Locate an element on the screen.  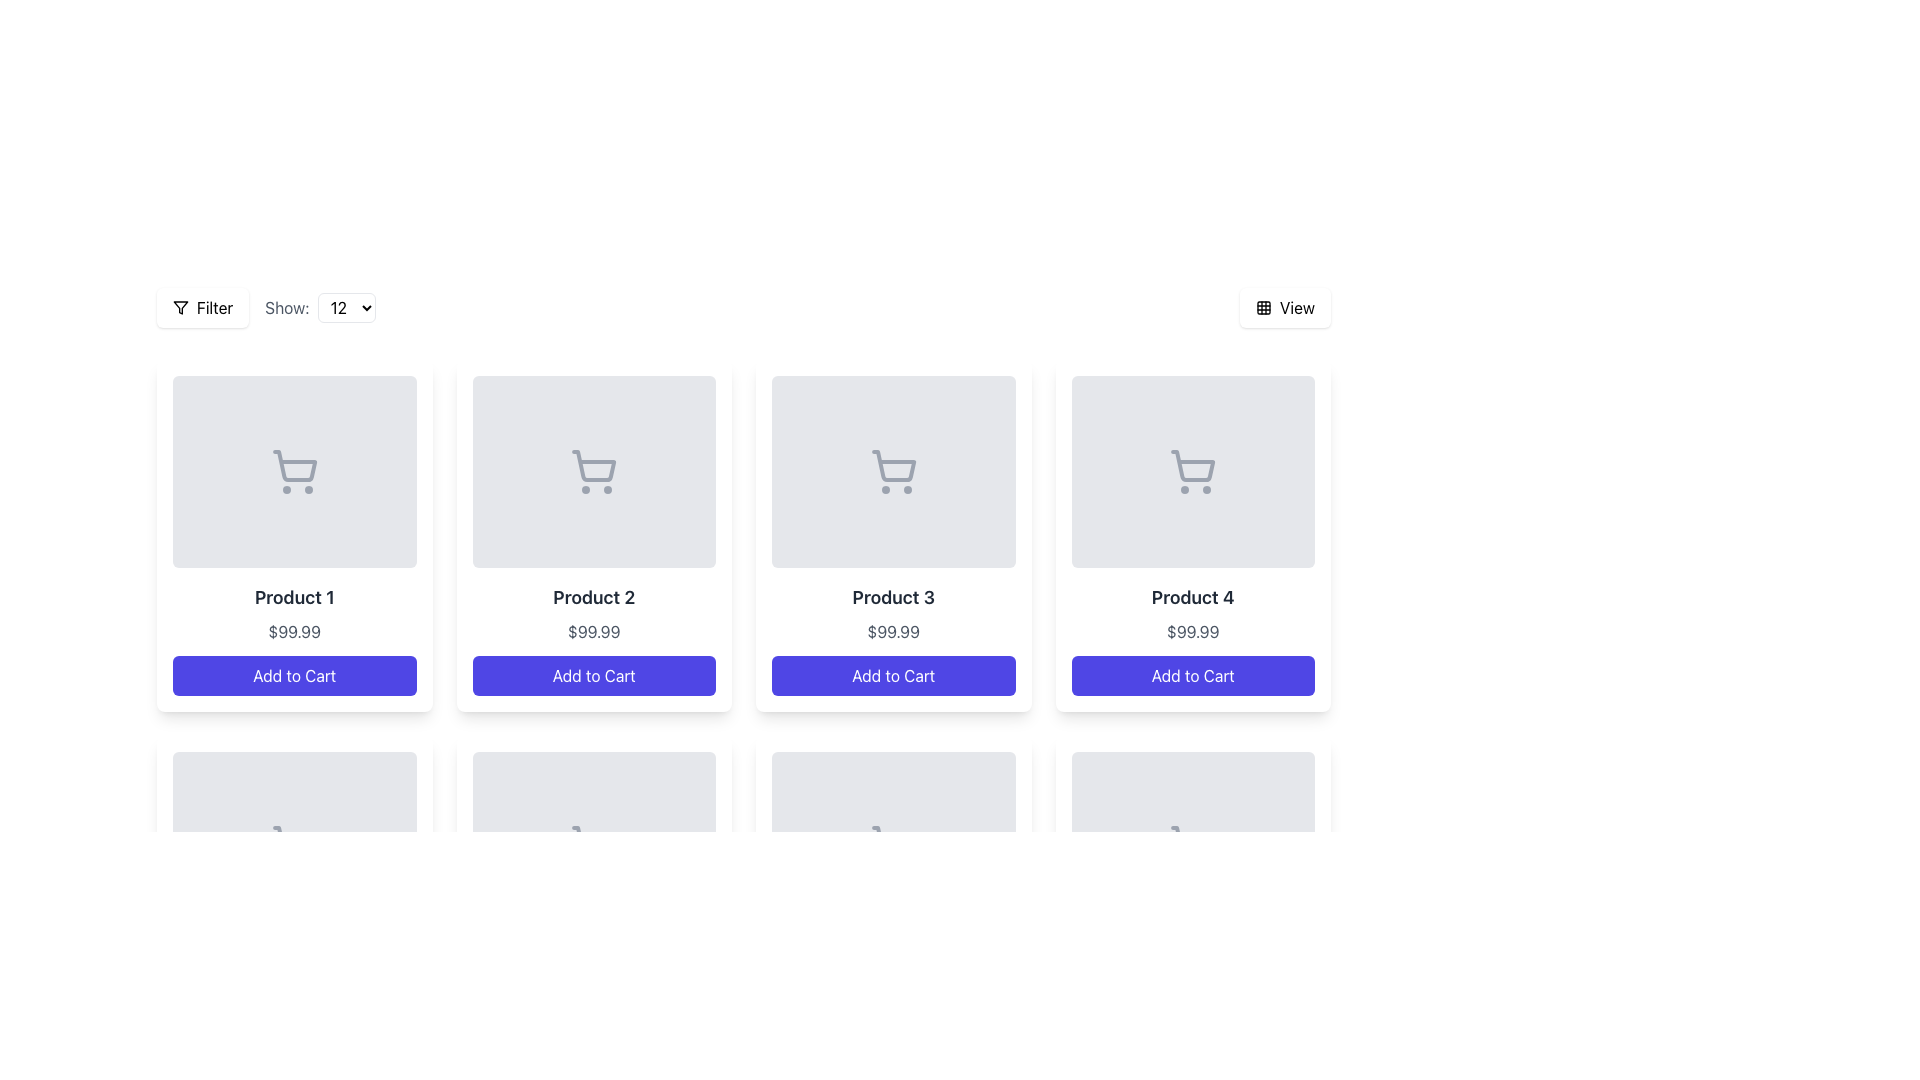
the text label displaying 'Show:' styled with gray-colored text, which is positioned to the left of a dropdown menu is located at coordinates (286, 308).